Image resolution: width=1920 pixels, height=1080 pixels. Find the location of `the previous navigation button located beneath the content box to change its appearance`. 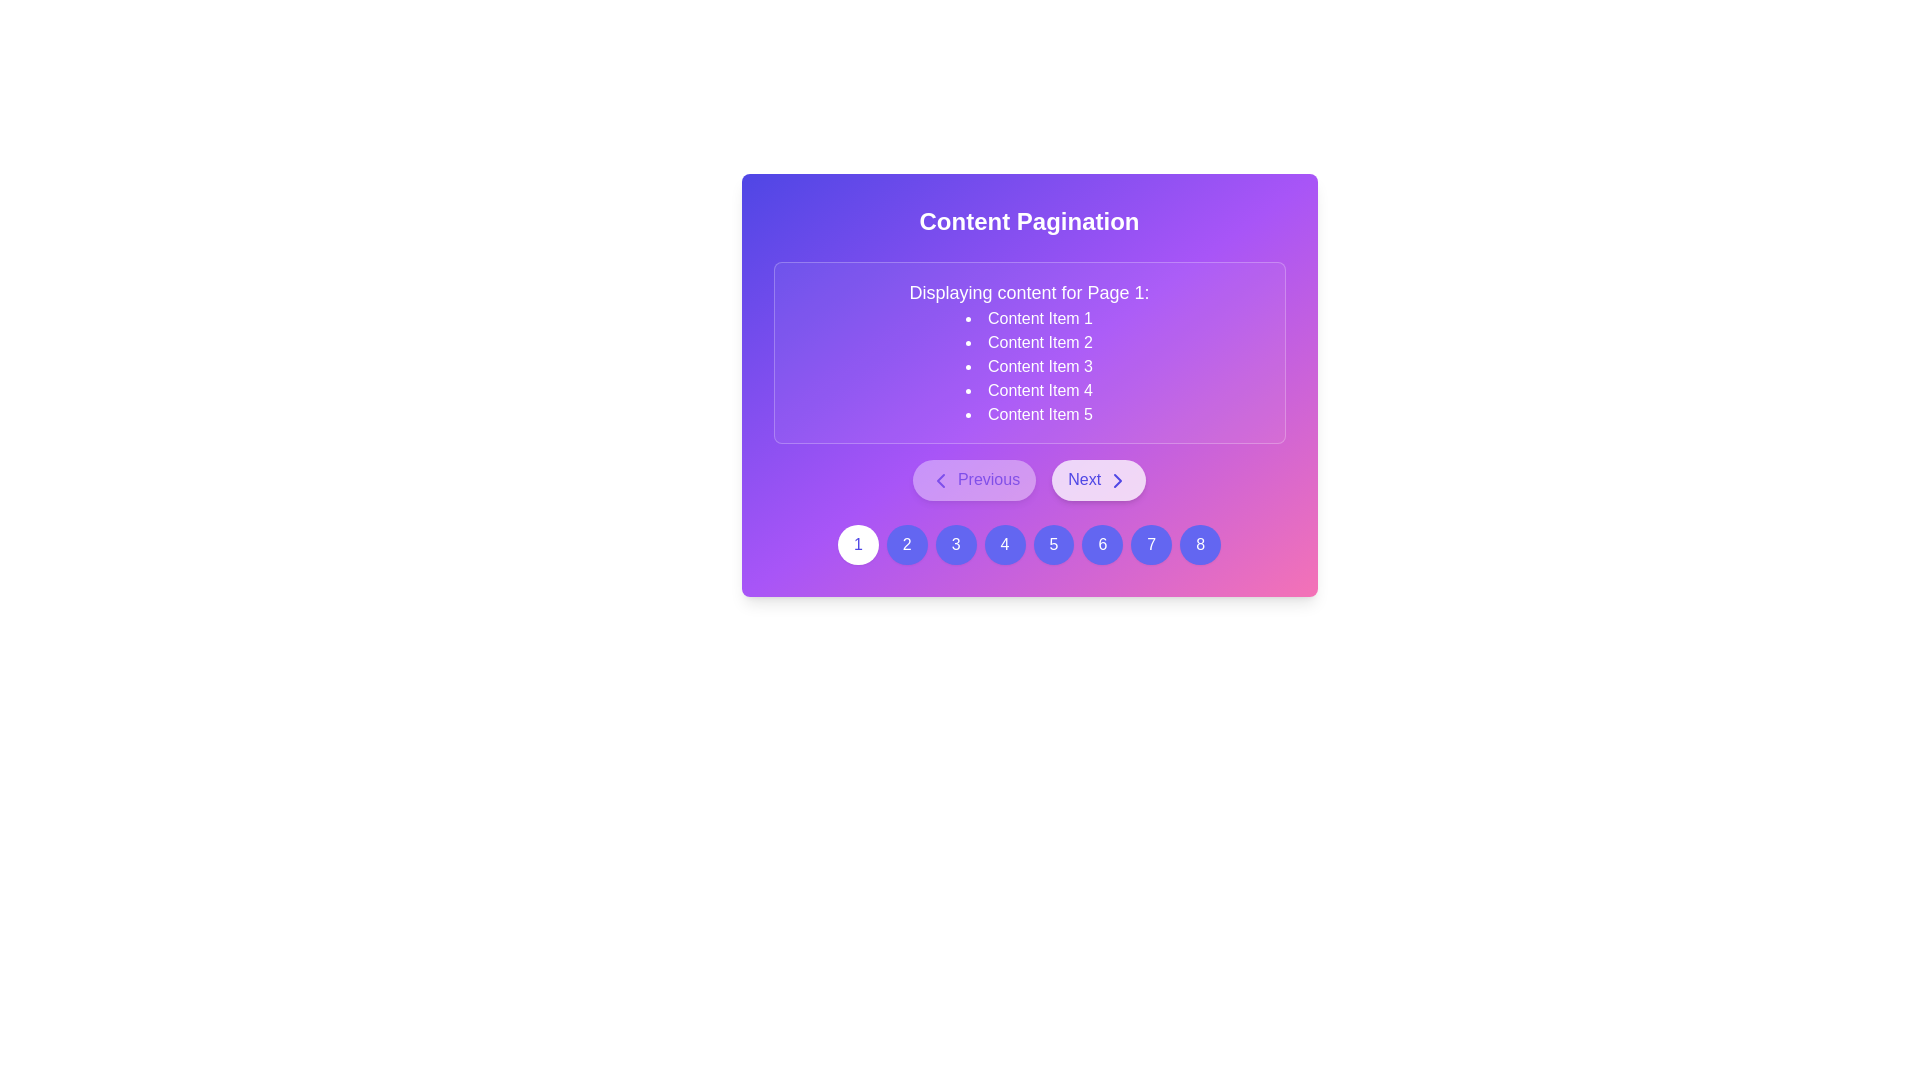

the previous navigation button located beneath the content box to change its appearance is located at coordinates (974, 480).